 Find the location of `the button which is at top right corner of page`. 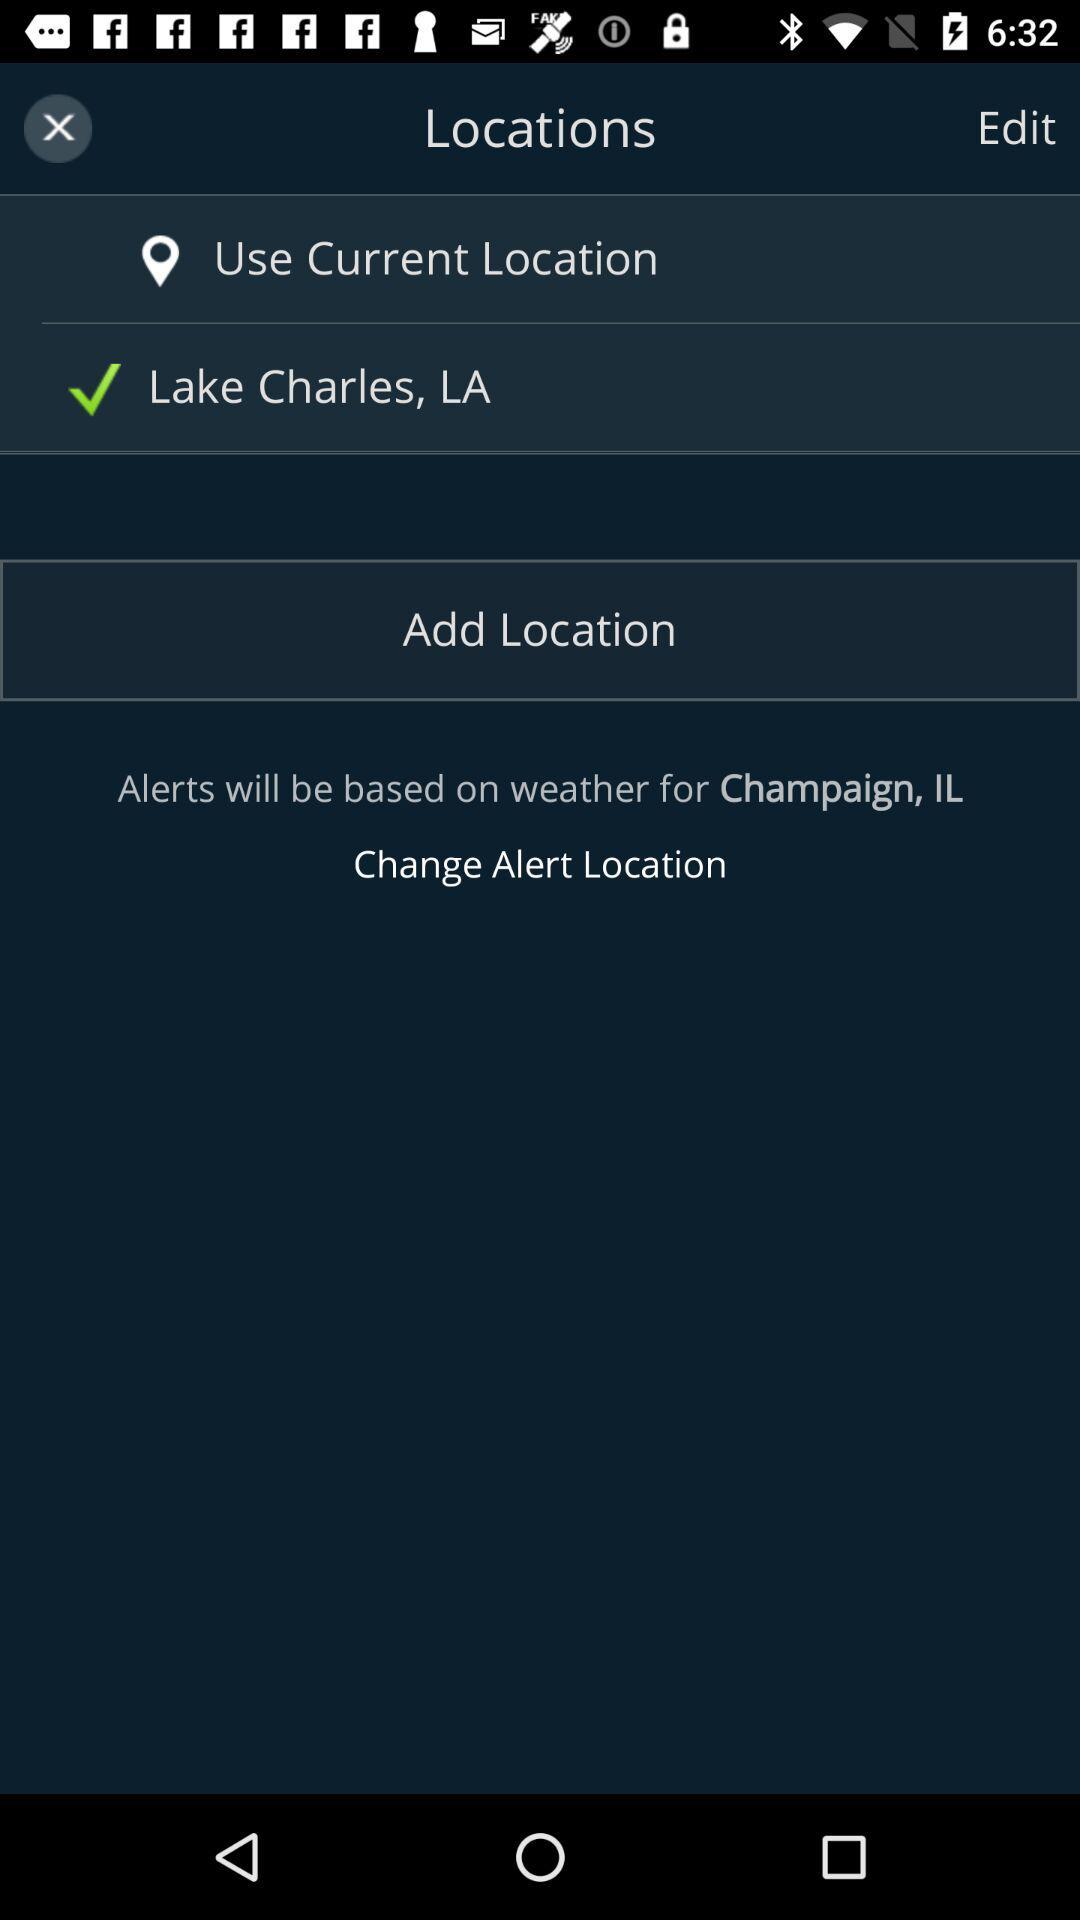

the button which is at top right corner of page is located at coordinates (1016, 127).